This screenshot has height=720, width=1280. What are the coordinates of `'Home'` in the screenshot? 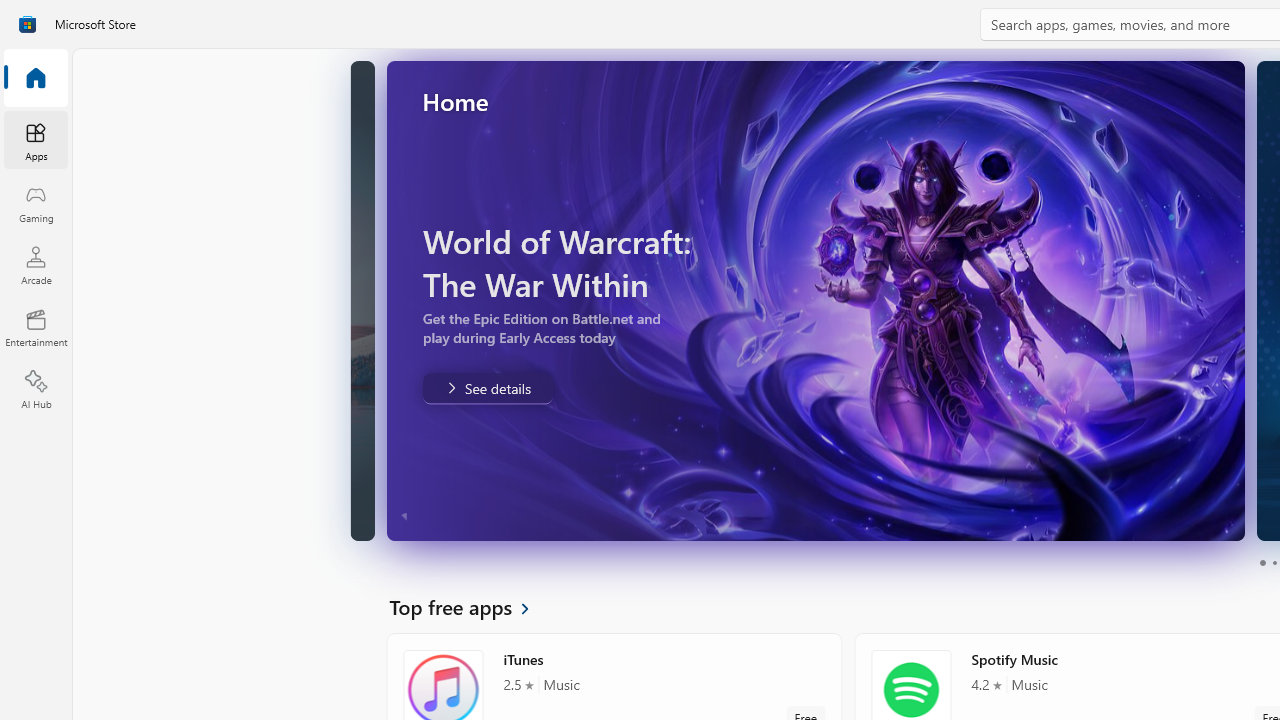 It's located at (35, 78).